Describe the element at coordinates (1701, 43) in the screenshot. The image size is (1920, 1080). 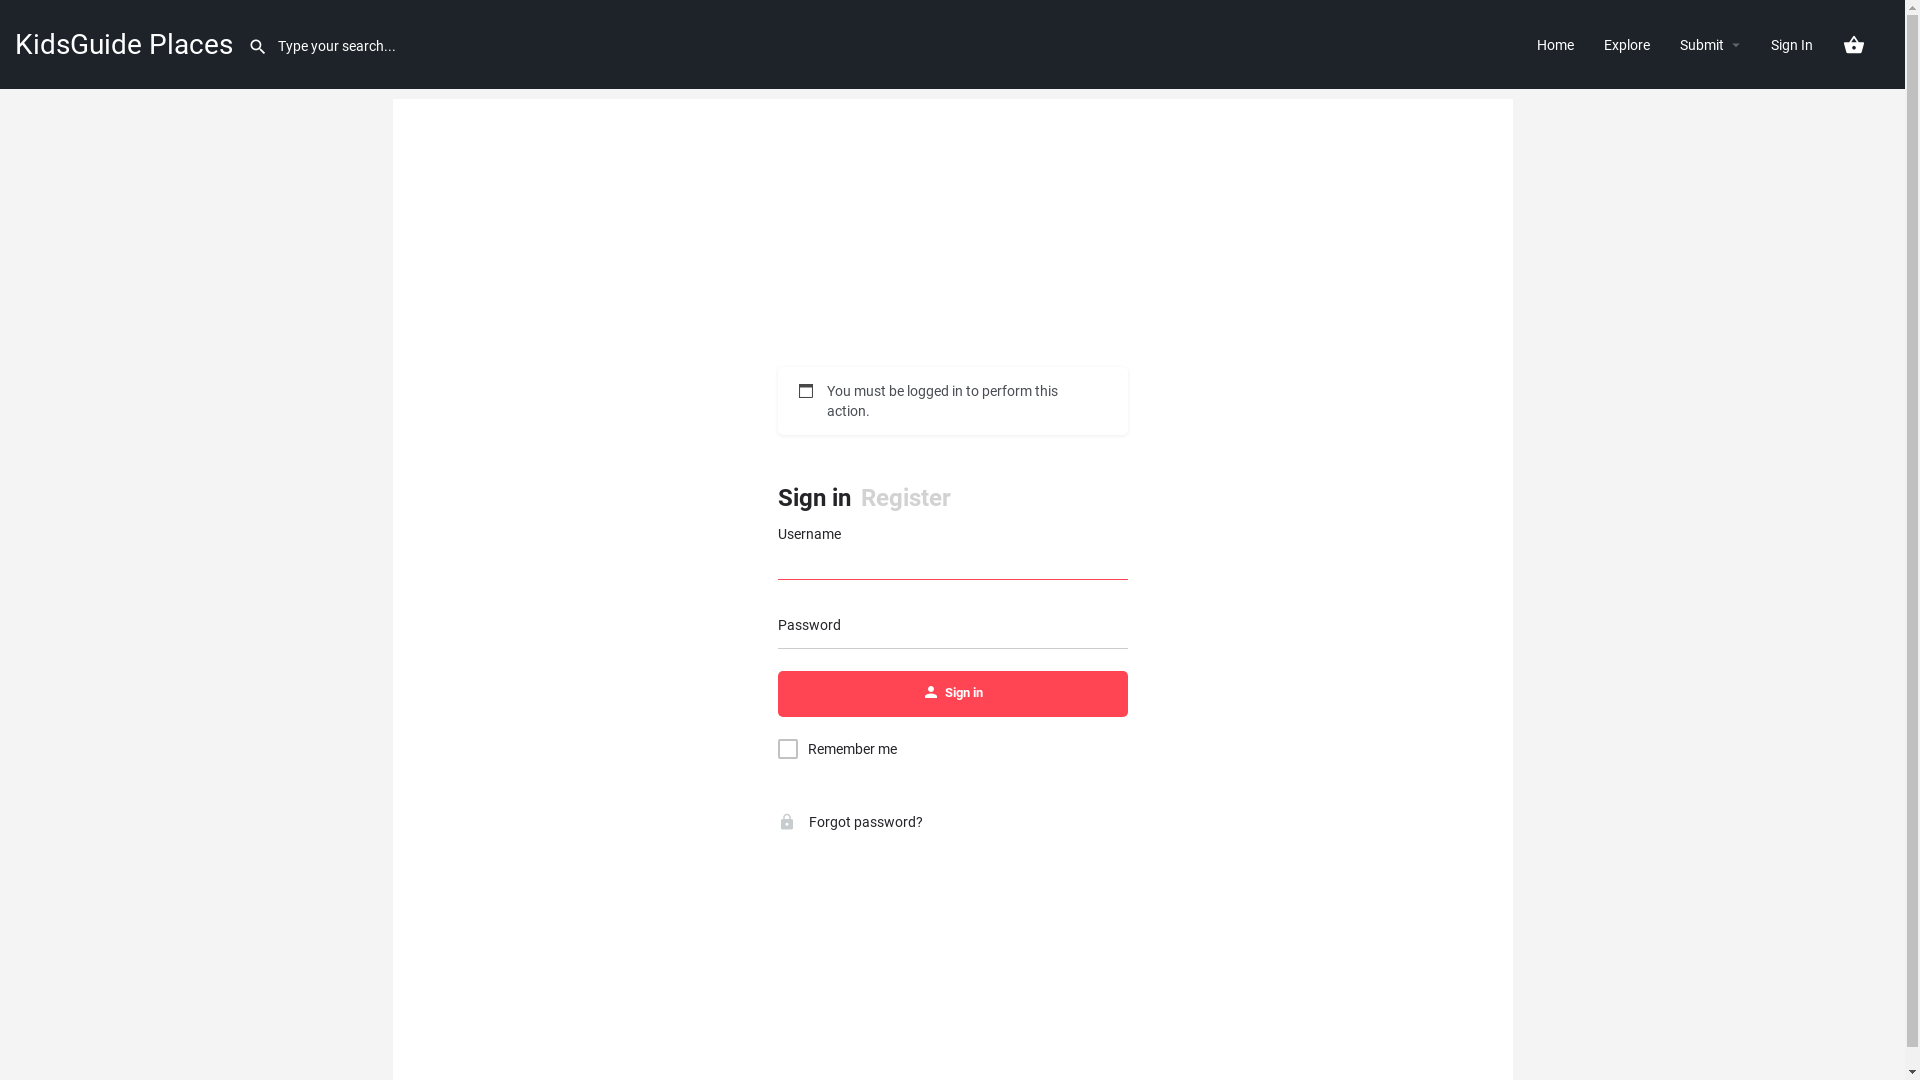
I see `'Submit'` at that location.